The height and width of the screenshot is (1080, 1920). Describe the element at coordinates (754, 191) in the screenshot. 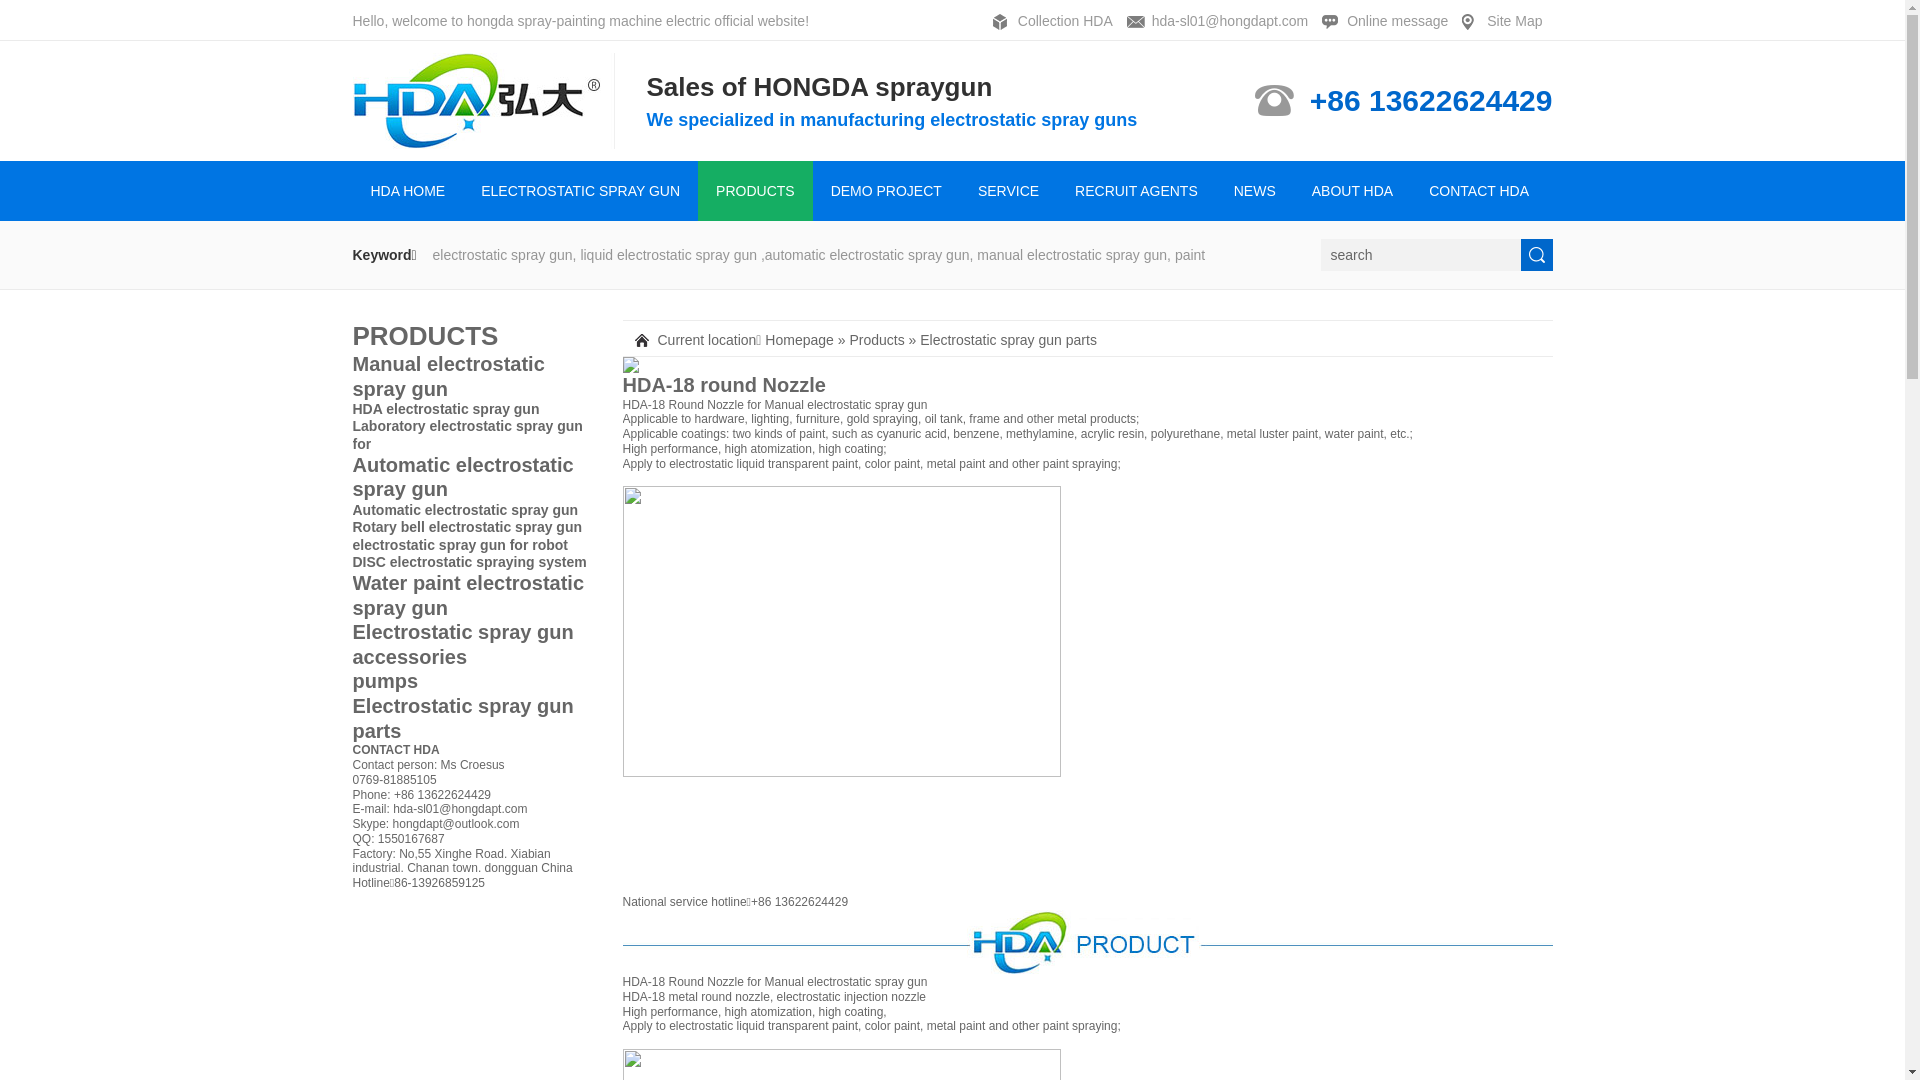

I see `'PRODUCTS'` at that location.